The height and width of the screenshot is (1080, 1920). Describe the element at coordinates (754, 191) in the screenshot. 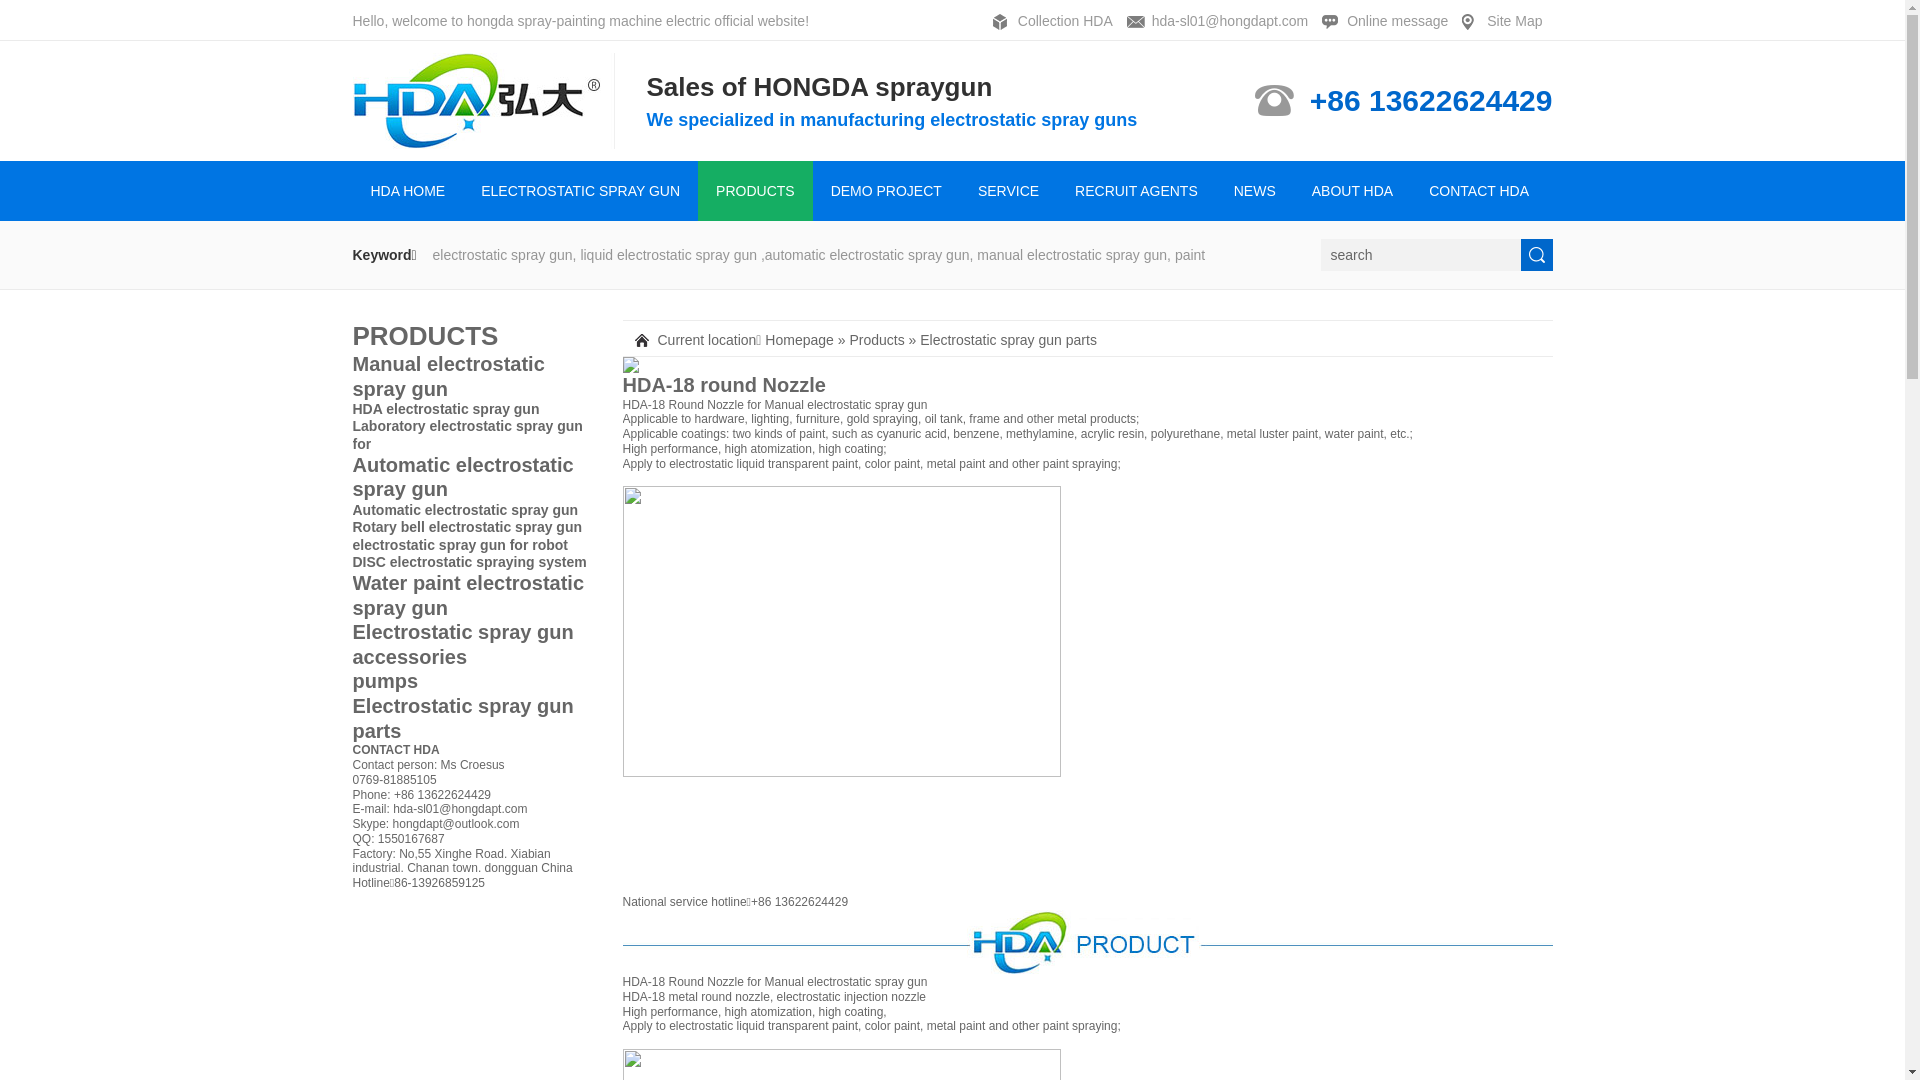

I see `'PRODUCTS'` at that location.